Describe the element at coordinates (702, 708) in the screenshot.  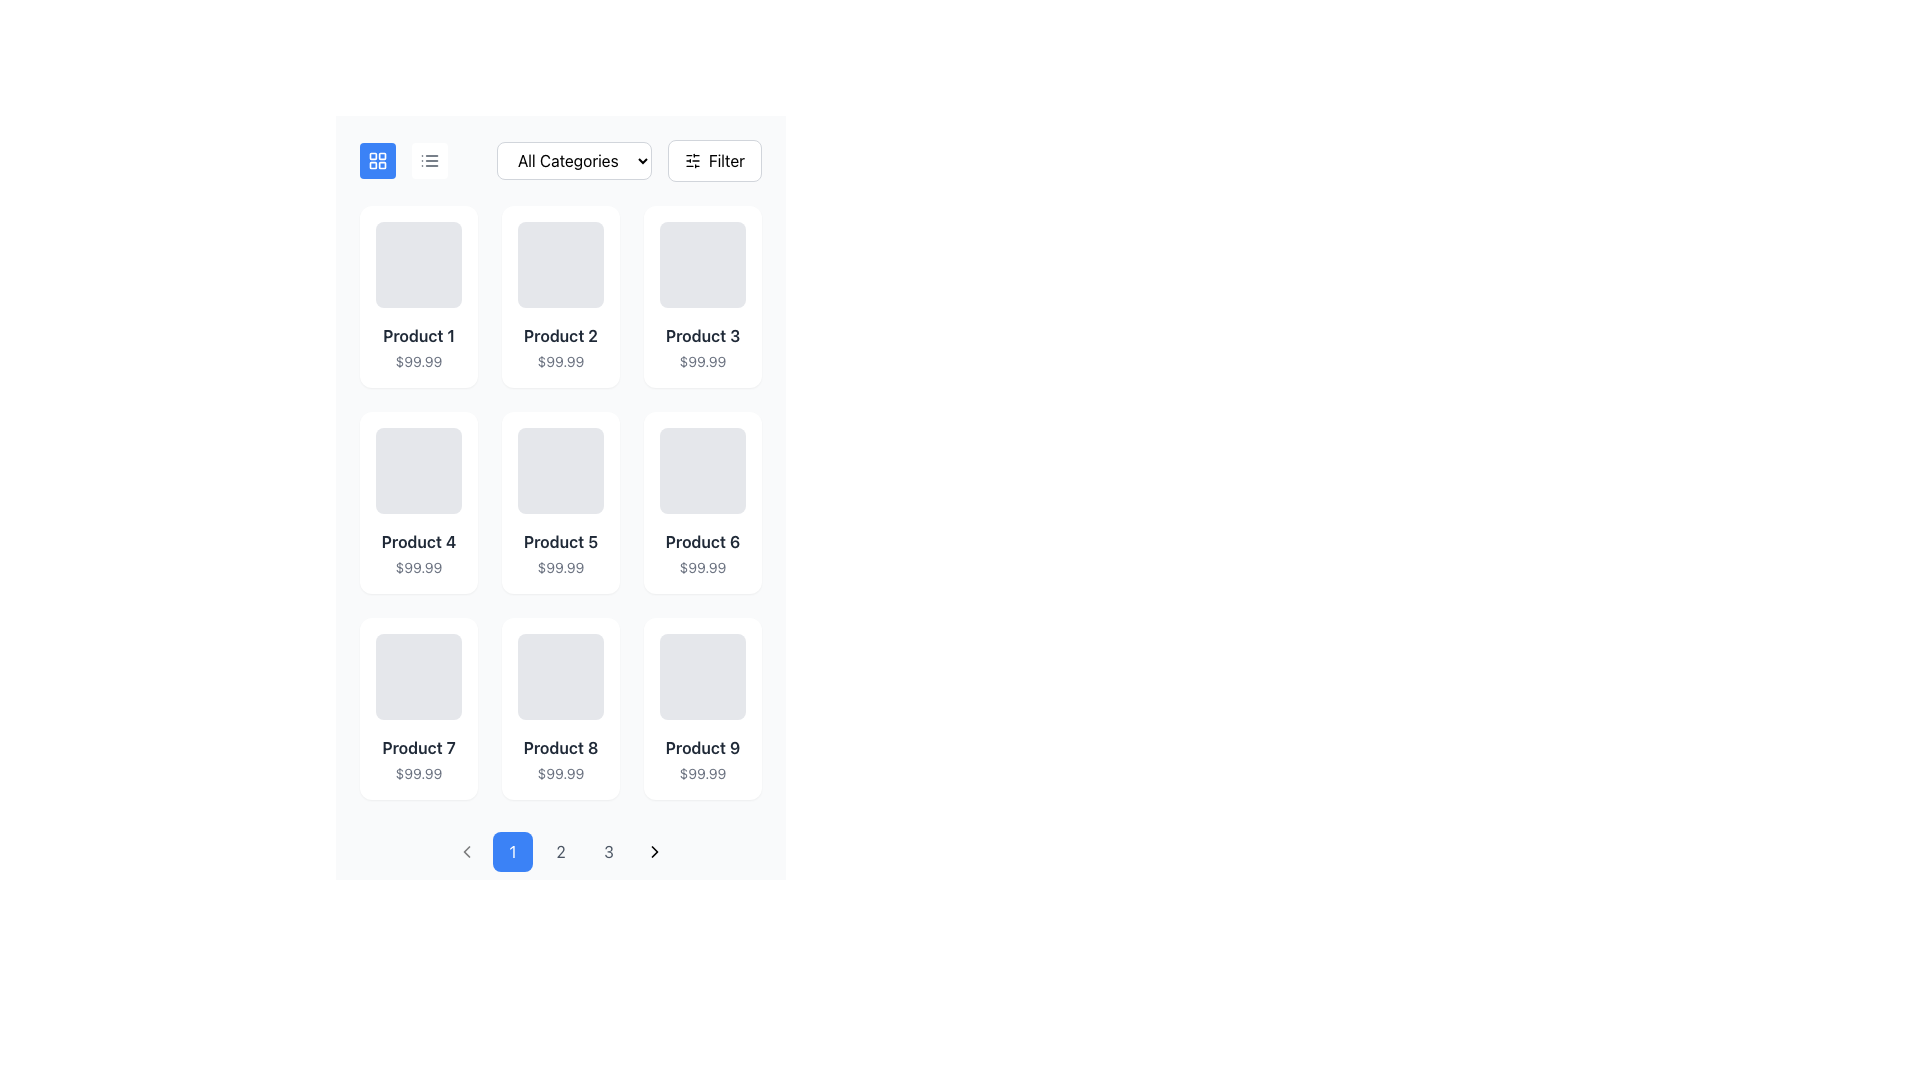
I see `the product display card located at the bottom-right position of the grid` at that location.